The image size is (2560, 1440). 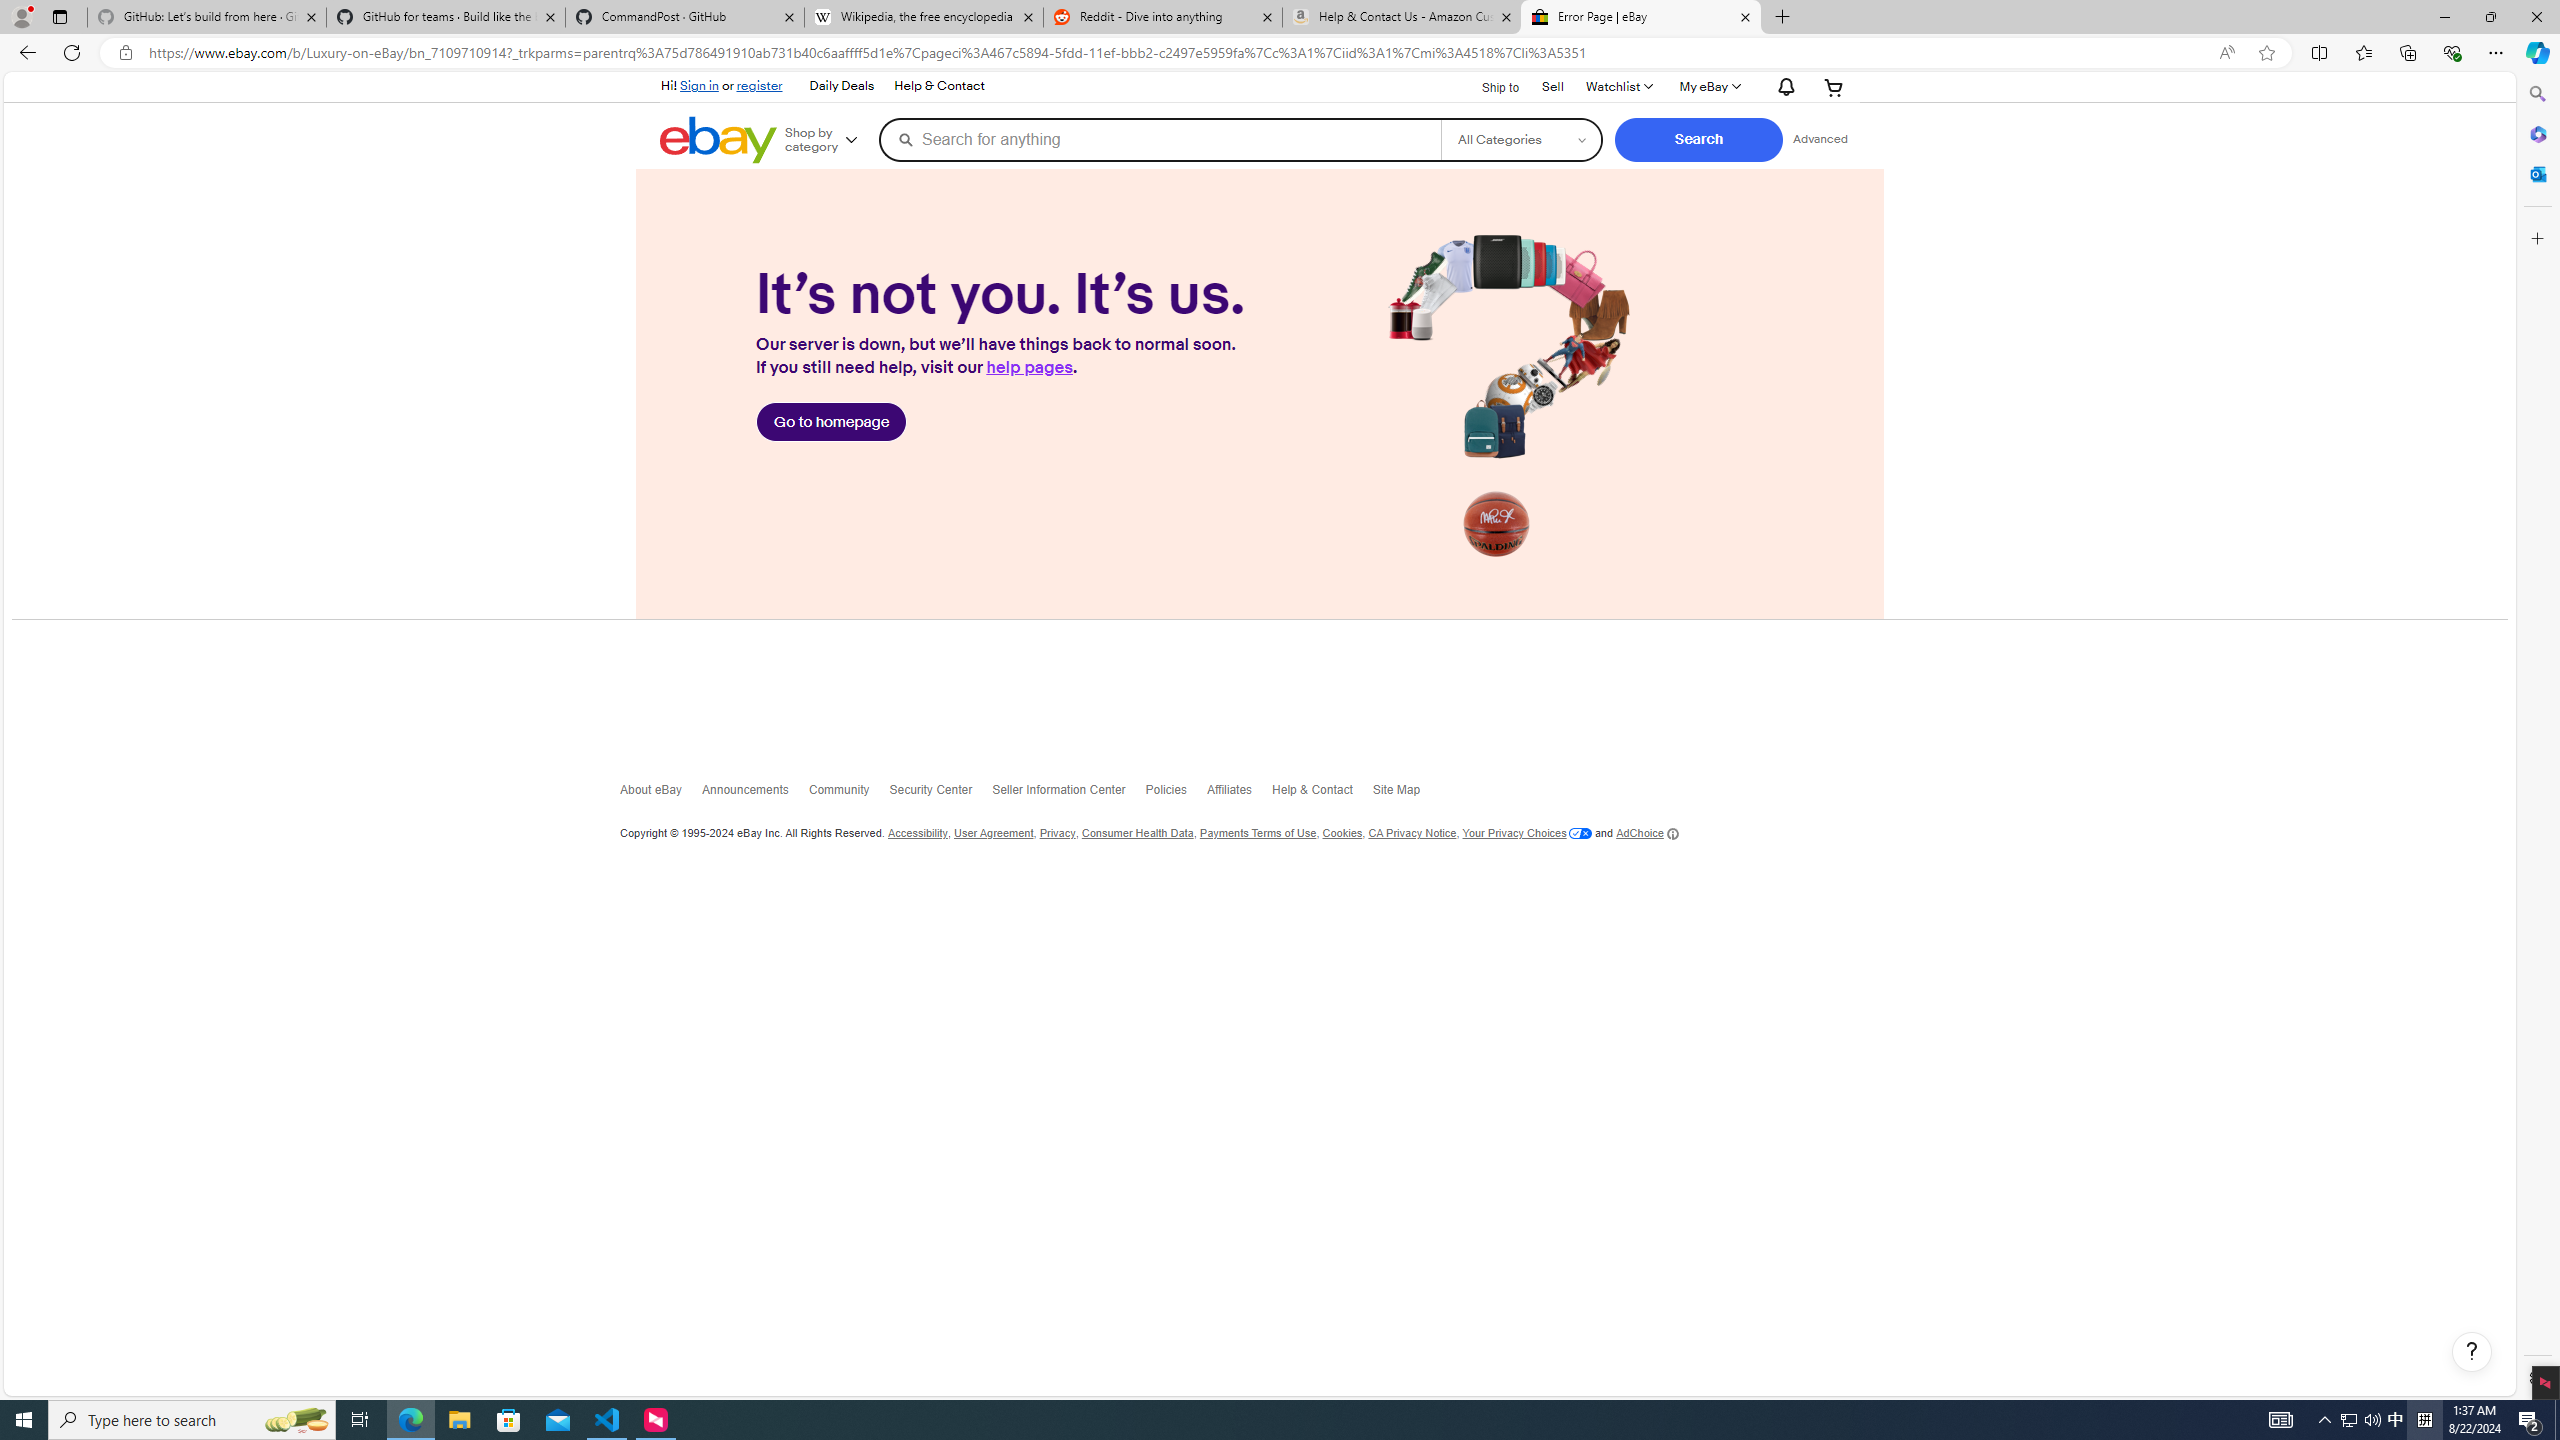 What do you see at coordinates (827, 138) in the screenshot?
I see `'Shop by category'` at bounding box center [827, 138].